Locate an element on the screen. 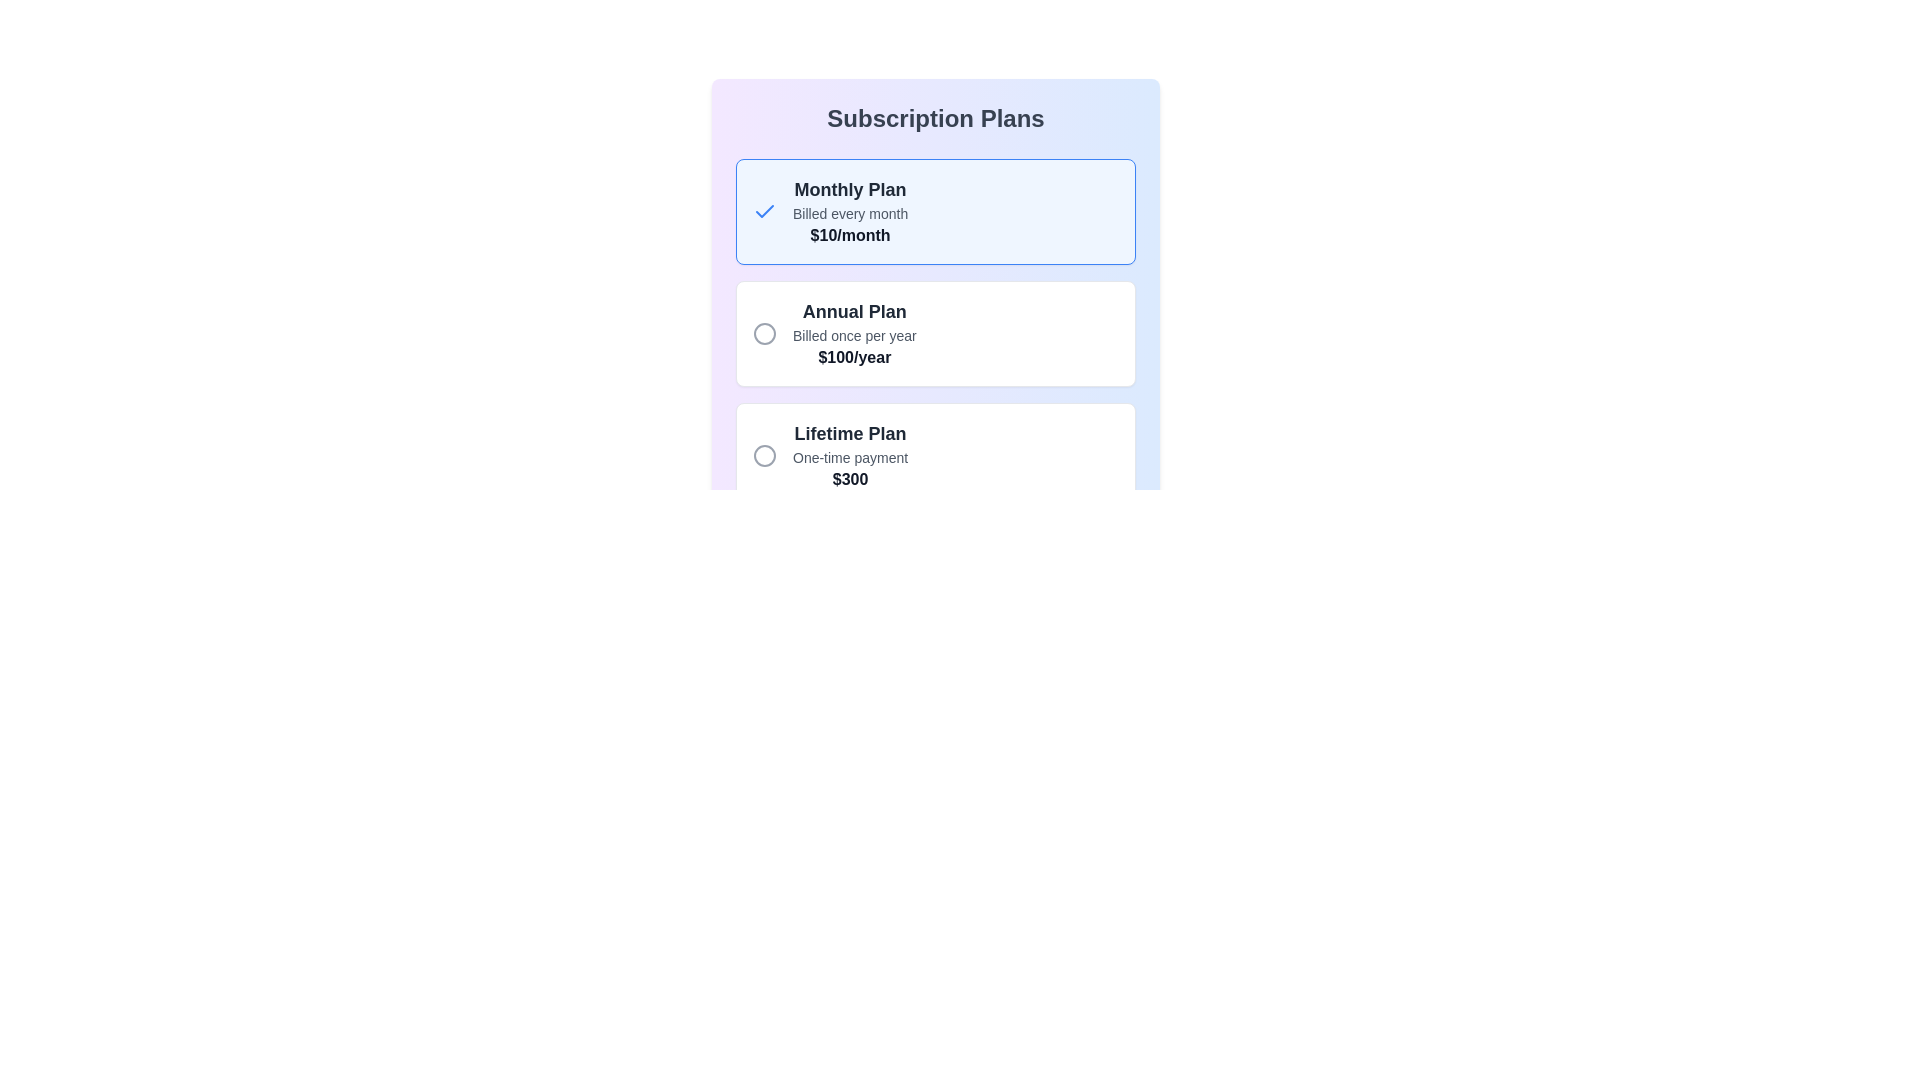 The width and height of the screenshot is (1920, 1080). the radio button on the 'Annual Plan' subscription card is located at coordinates (935, 333).